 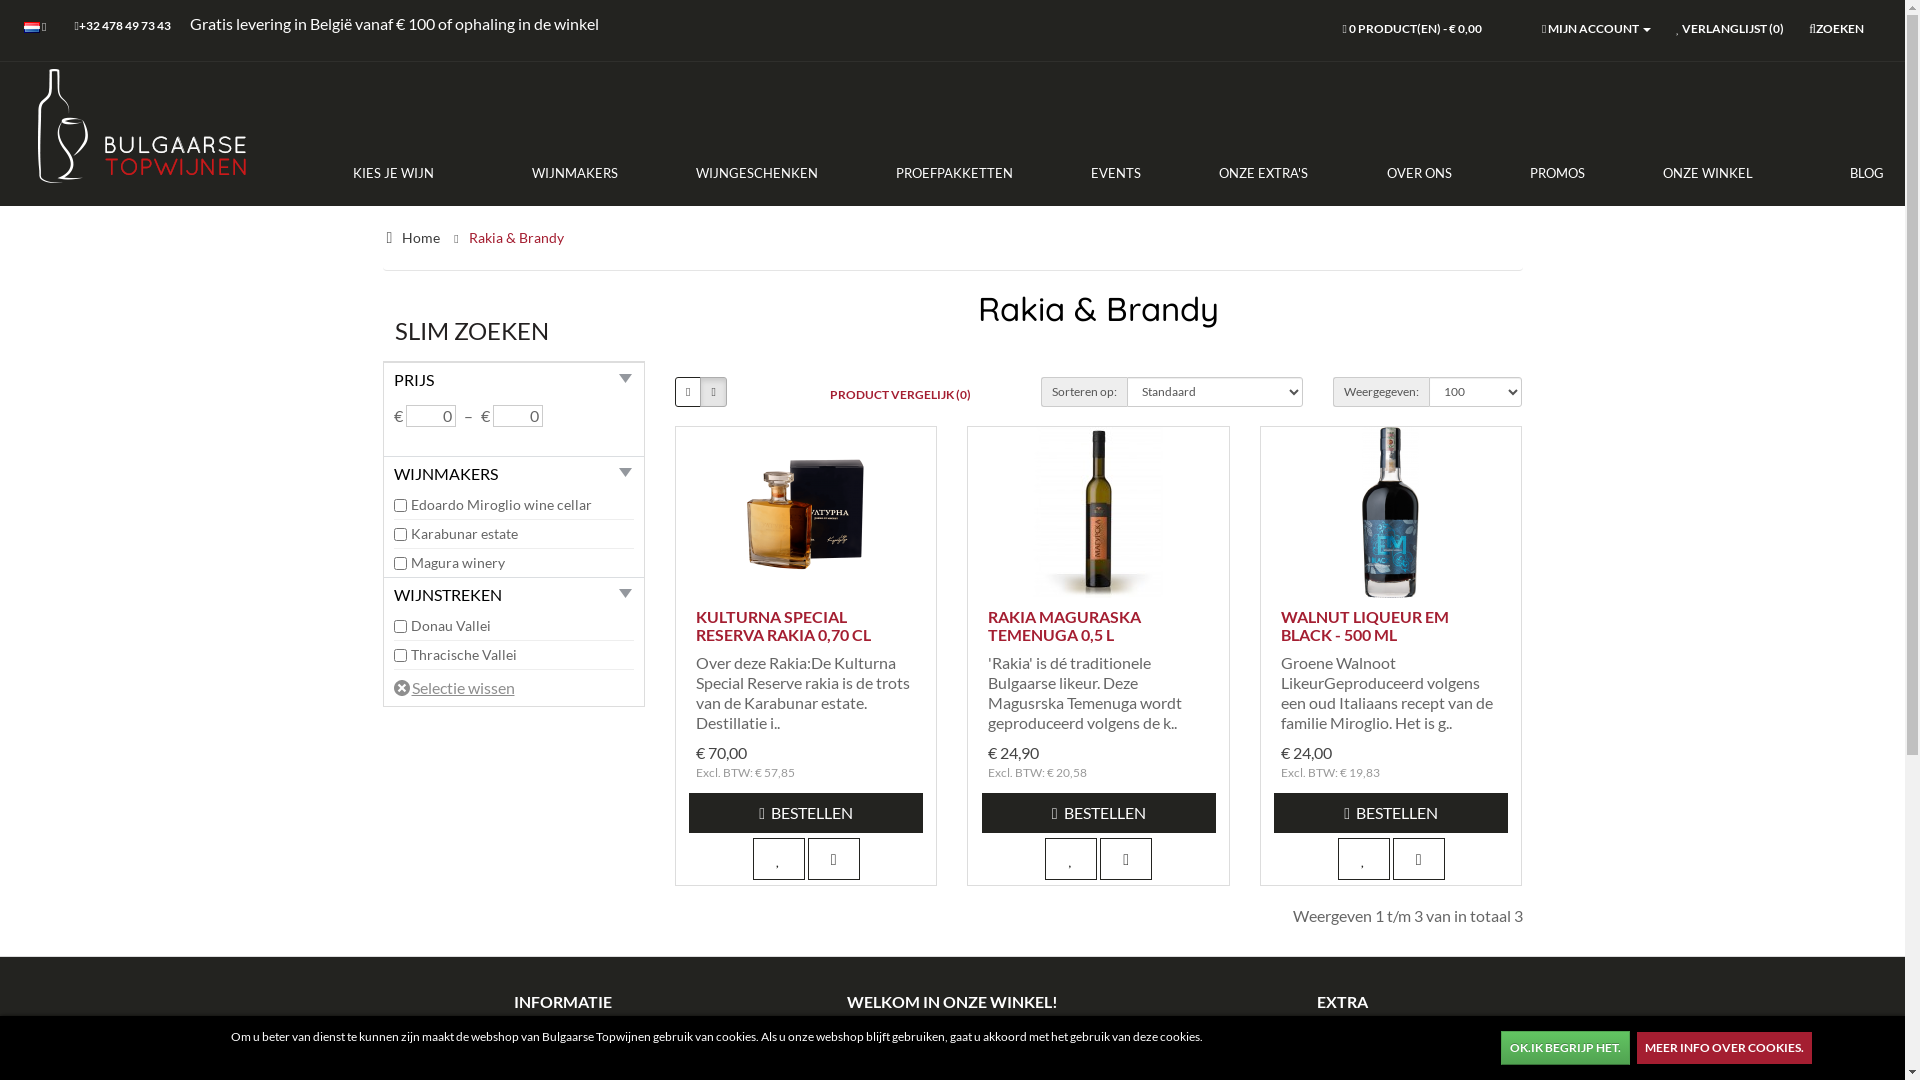 What do you see at coordinates (1836, 30) in the screenshot?
I see `'ZOEKEN'` at bounding box center [1836, 30].